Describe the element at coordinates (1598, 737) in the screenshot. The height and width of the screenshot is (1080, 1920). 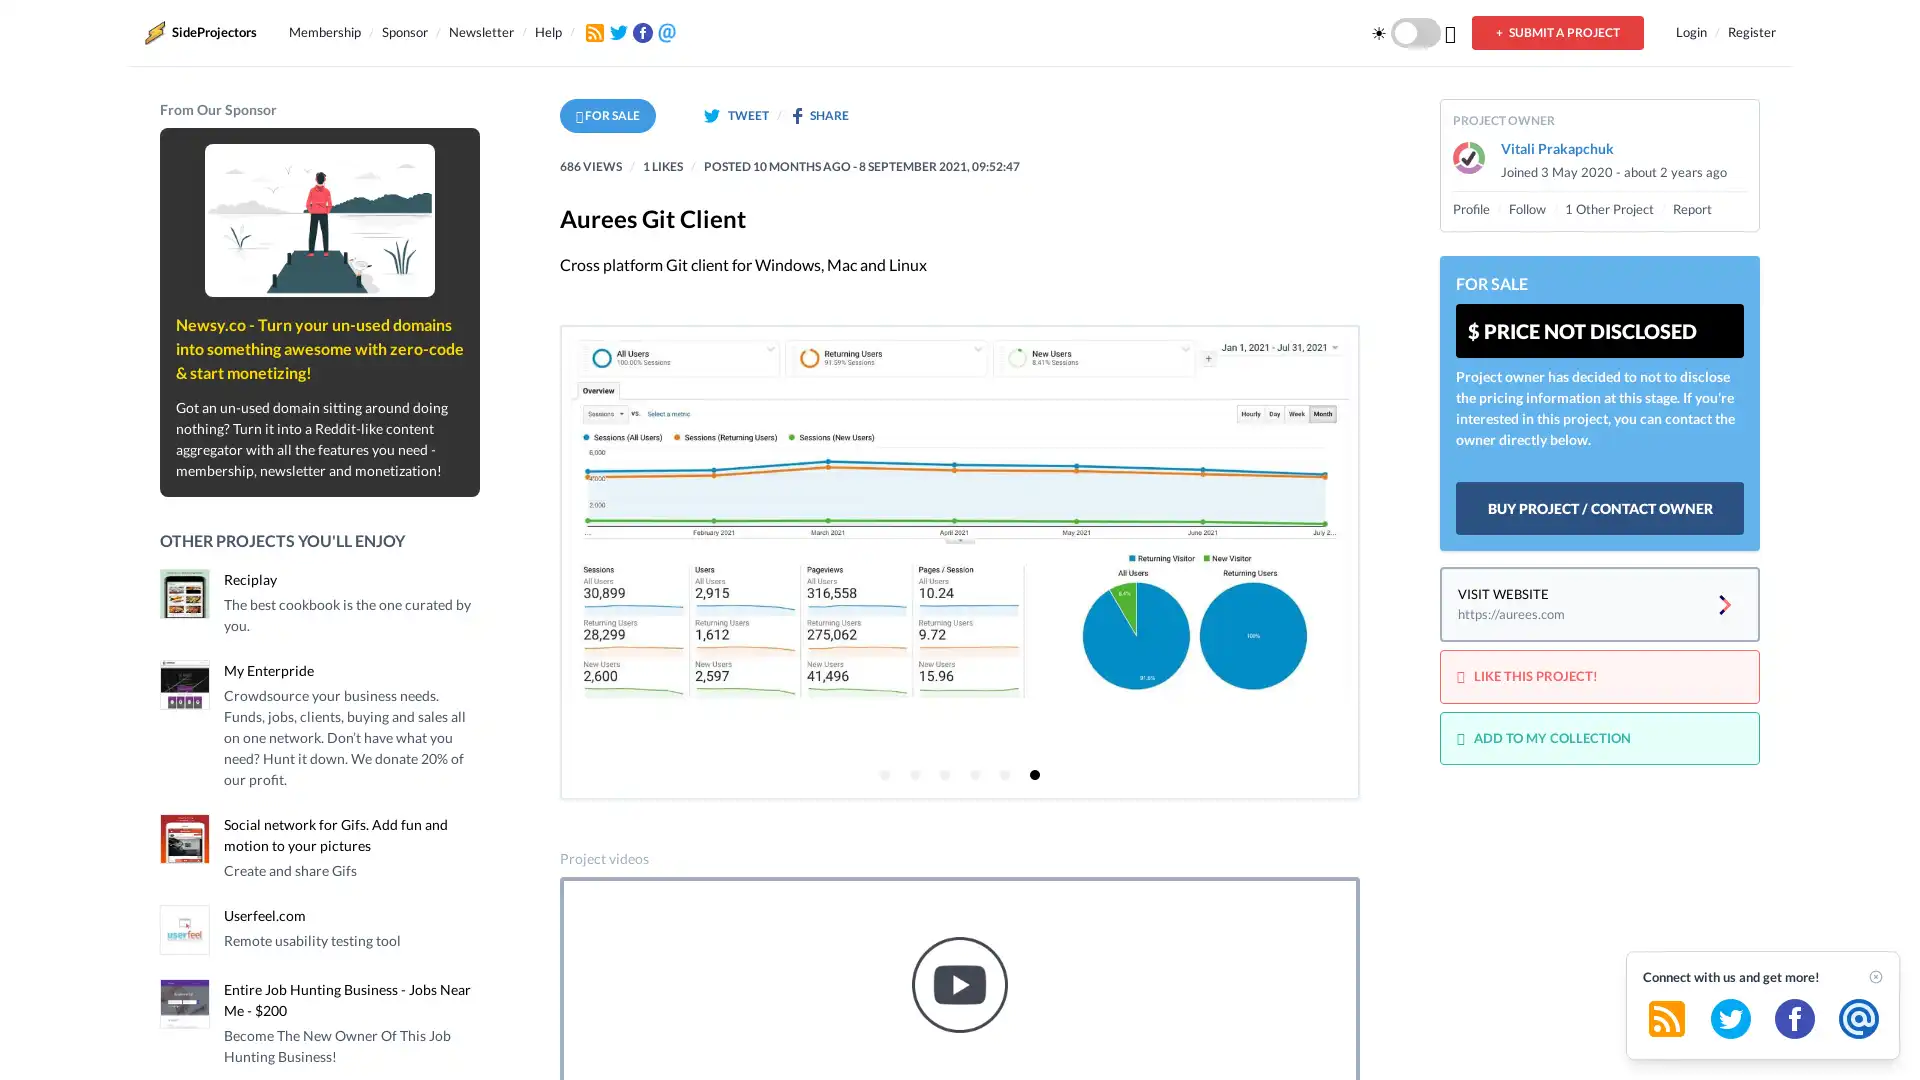
I see `ADD TO MY COLLECTION` at that location.